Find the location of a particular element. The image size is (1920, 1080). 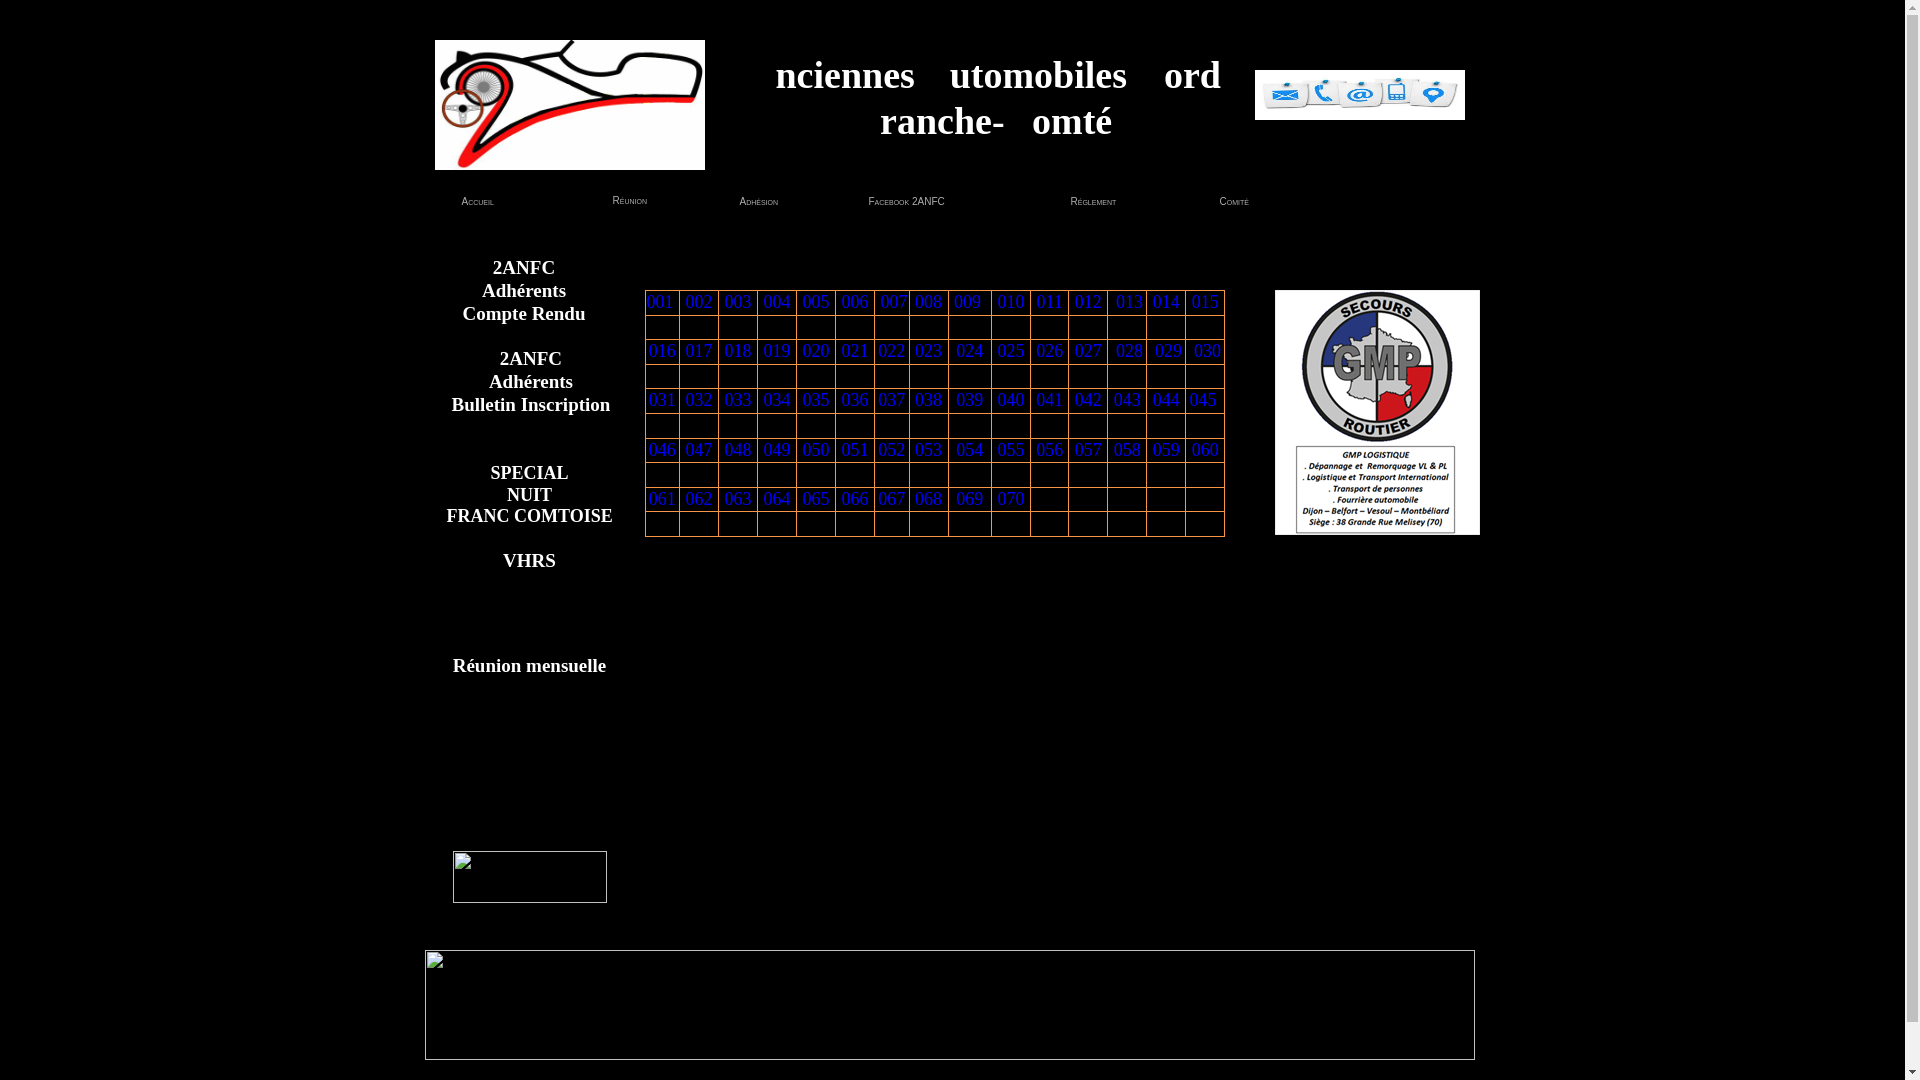

'063' is located at coordinates (736, 497).